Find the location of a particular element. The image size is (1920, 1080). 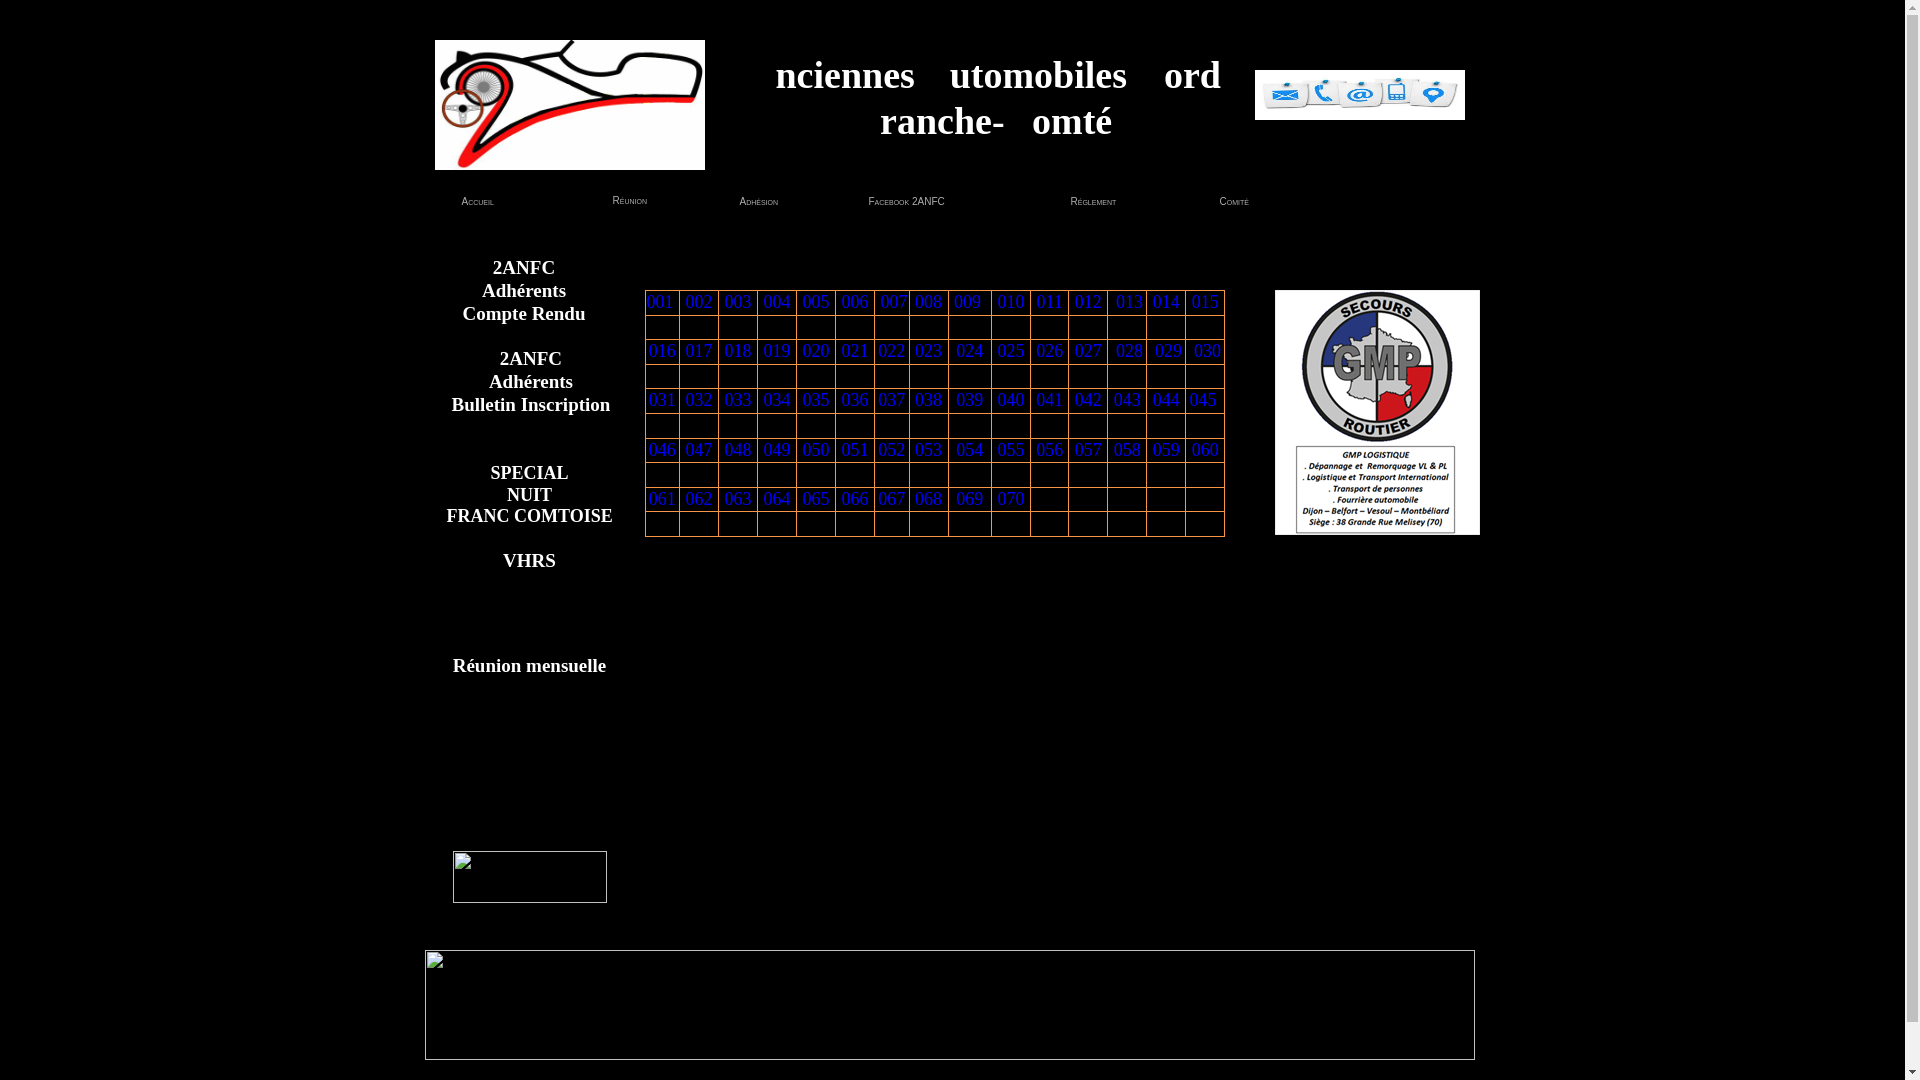

'063' is located at coordinates (736, 497).